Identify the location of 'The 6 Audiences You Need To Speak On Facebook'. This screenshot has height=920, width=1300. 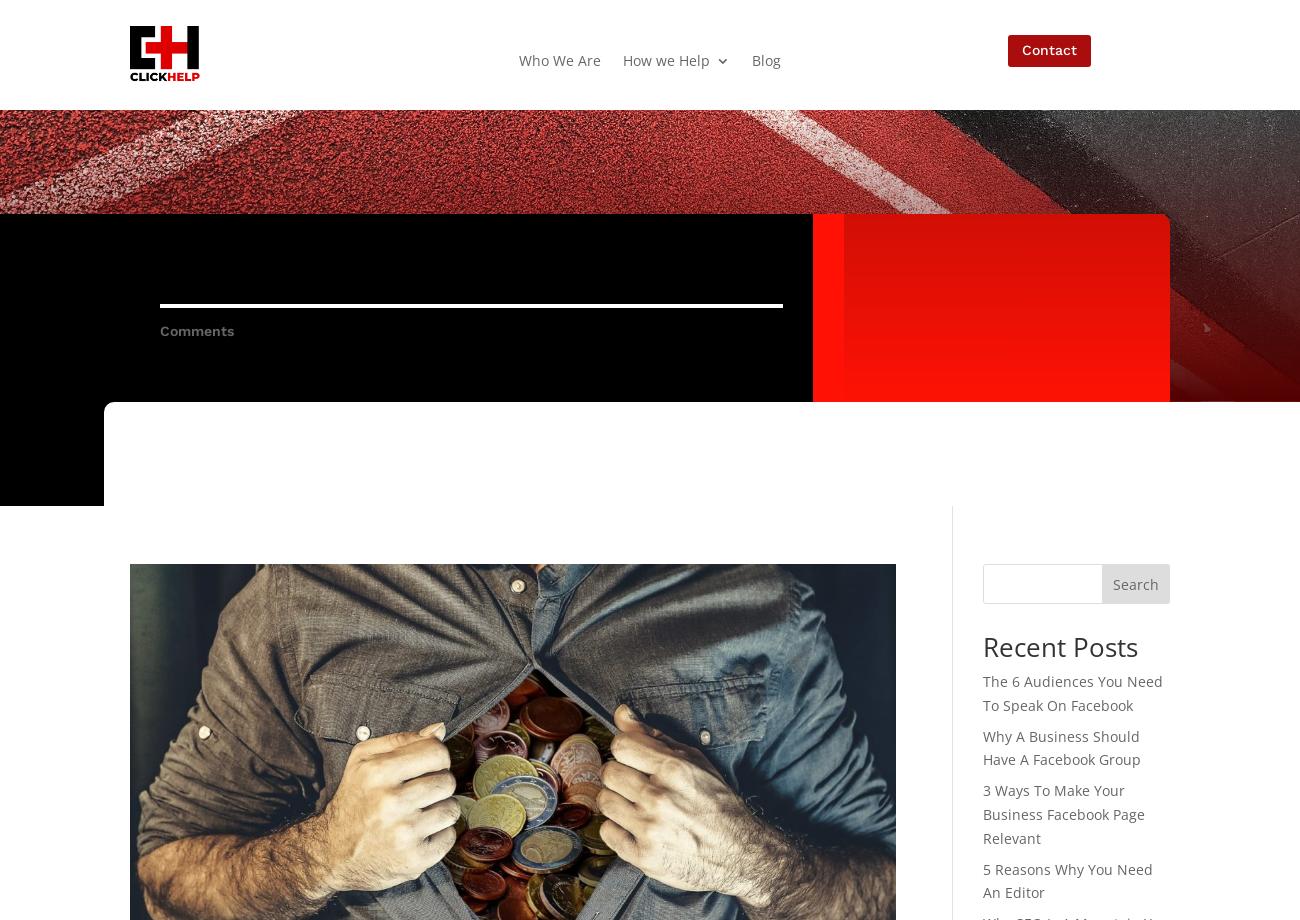
(1071, 692).